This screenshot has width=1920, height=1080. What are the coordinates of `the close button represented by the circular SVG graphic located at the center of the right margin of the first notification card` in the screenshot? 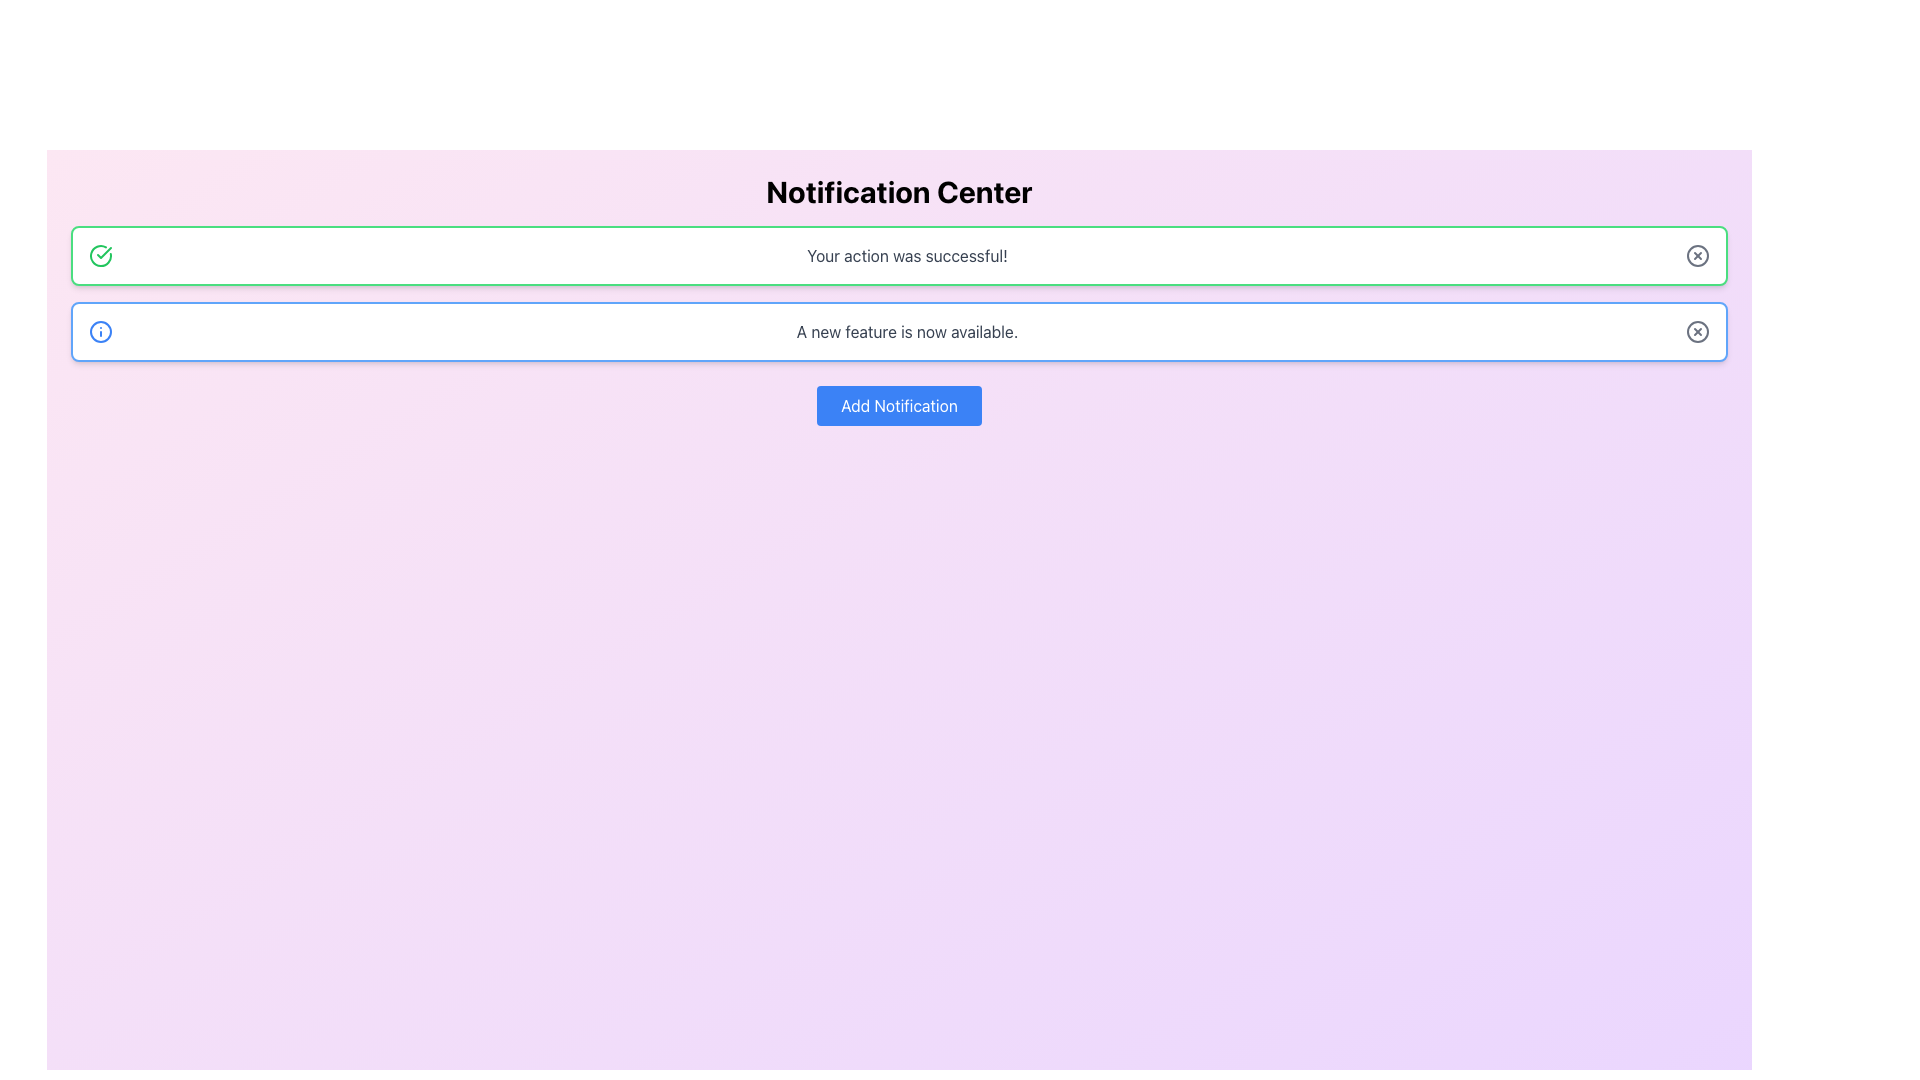 It's located at (1697, 254).